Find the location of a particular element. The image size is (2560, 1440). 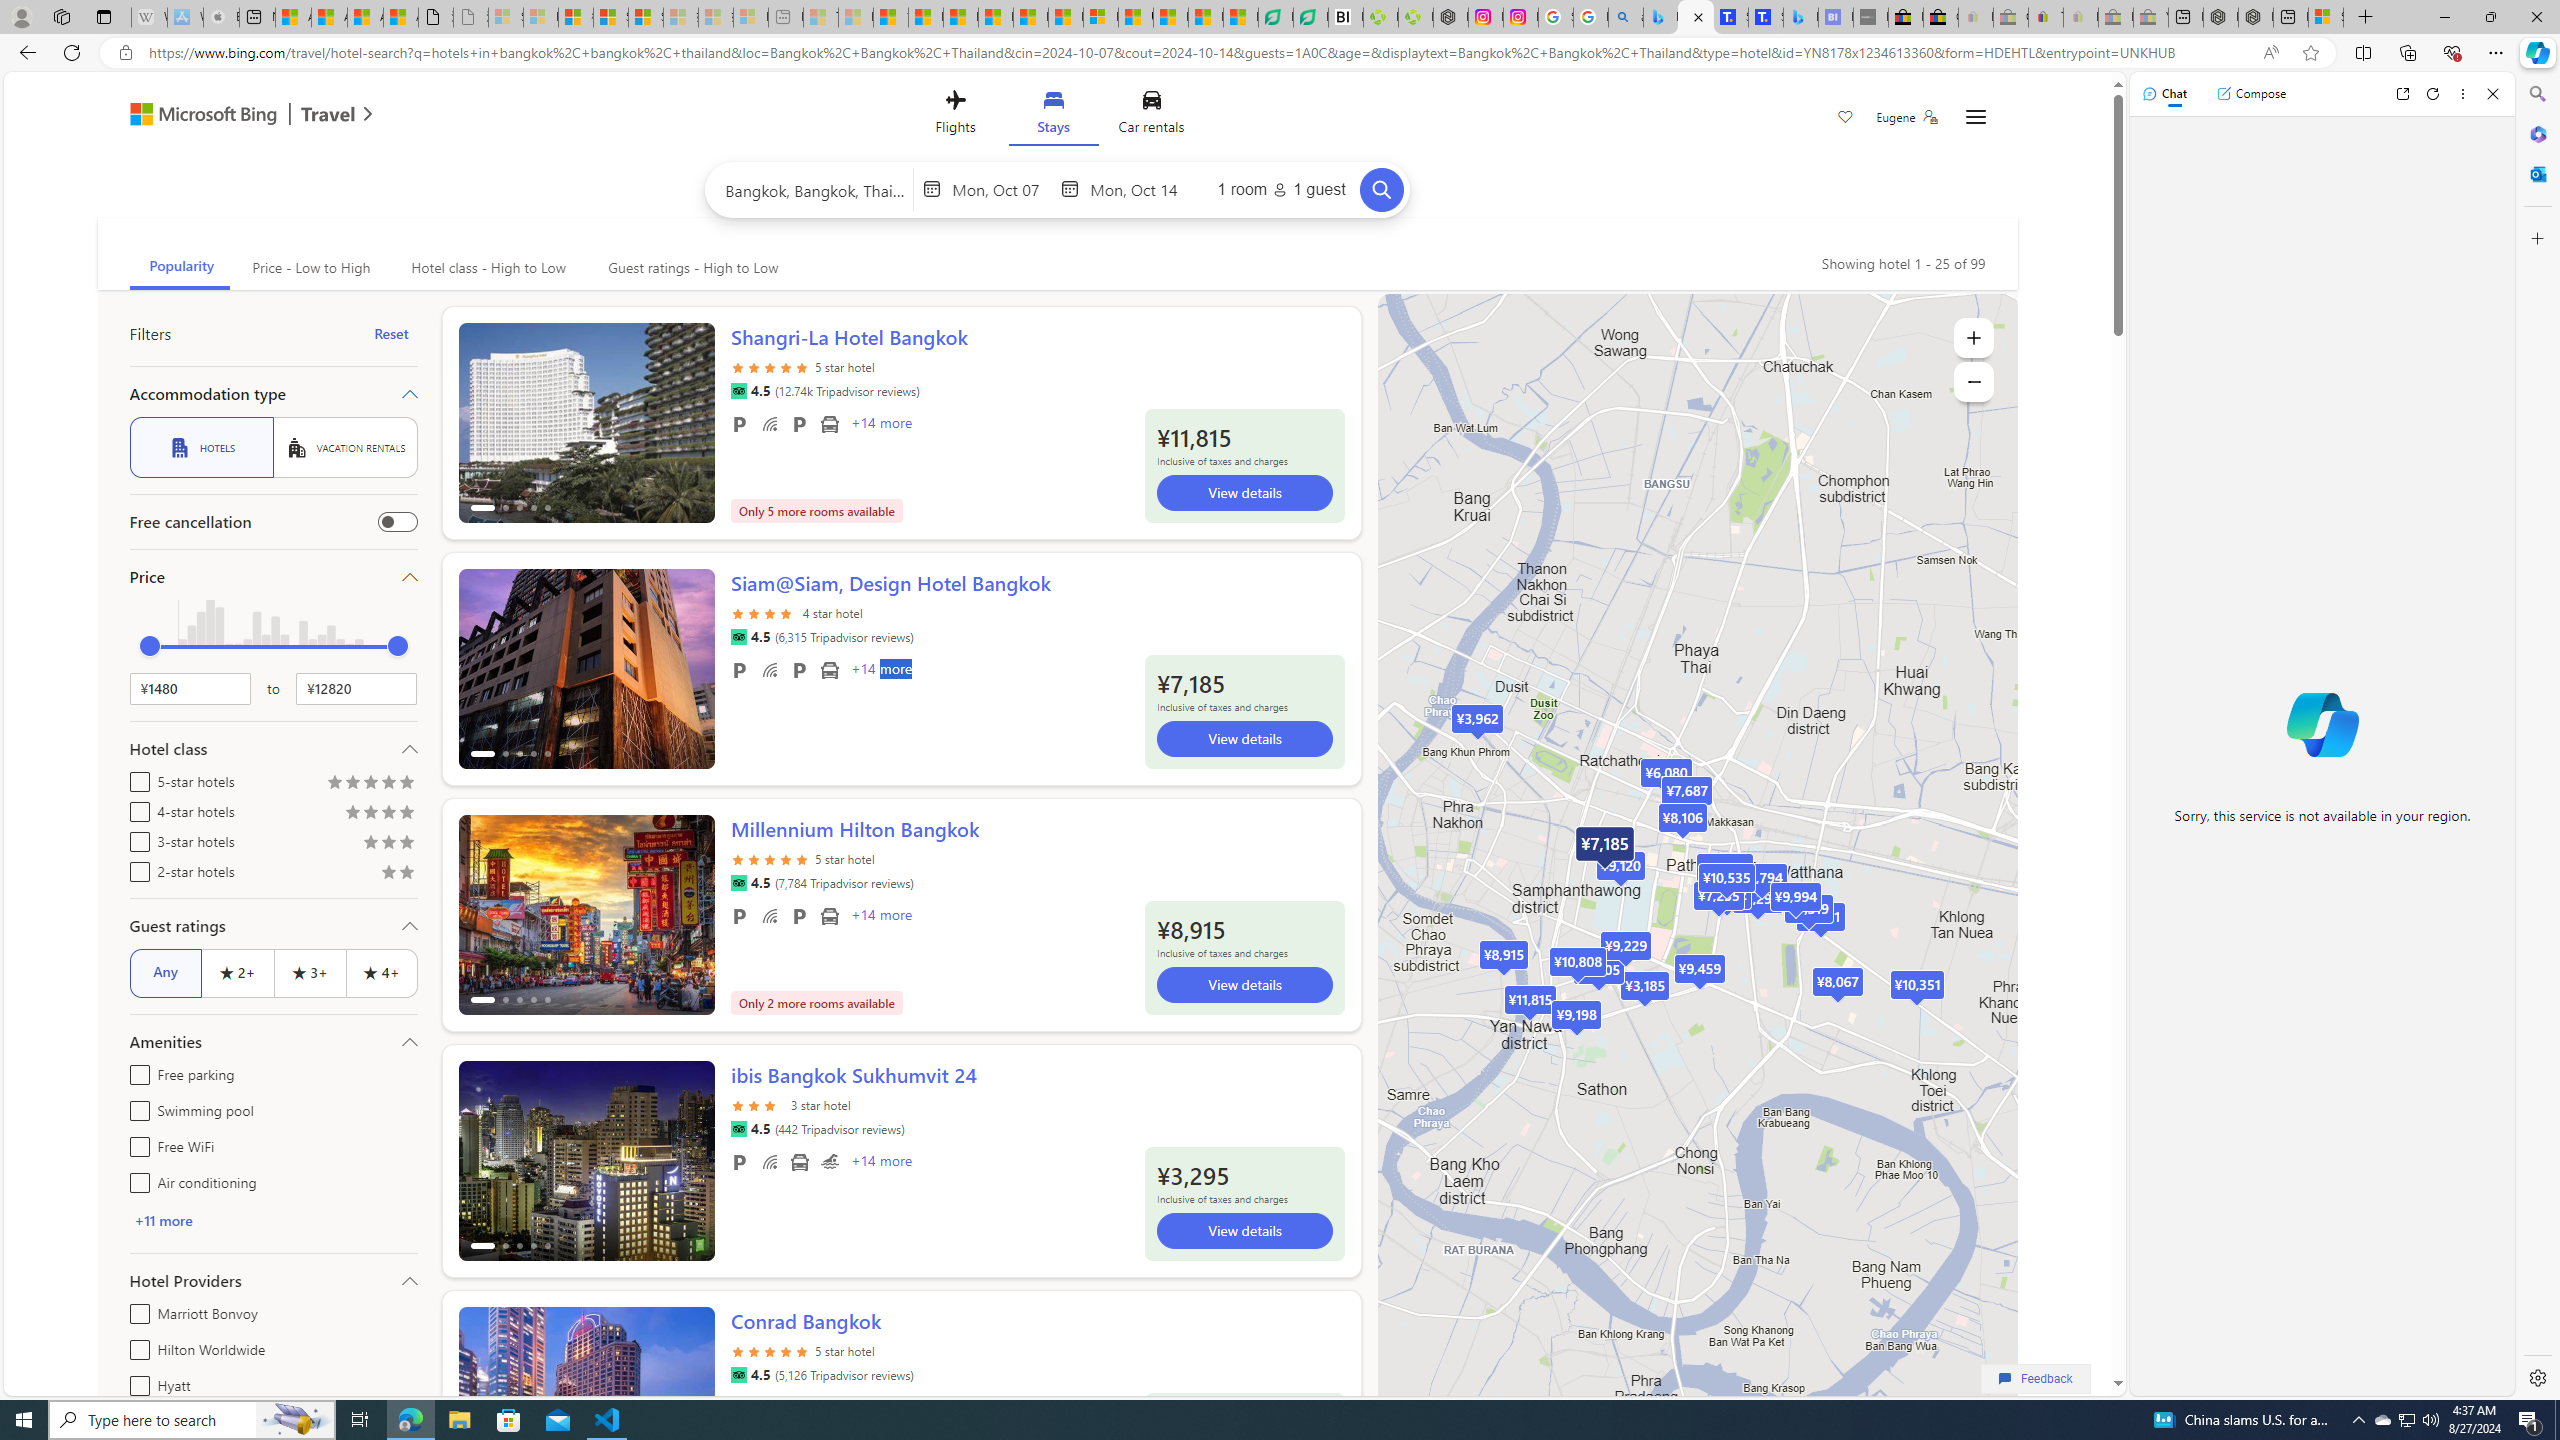

'Start Date' is located at coordinates (1002, 188).